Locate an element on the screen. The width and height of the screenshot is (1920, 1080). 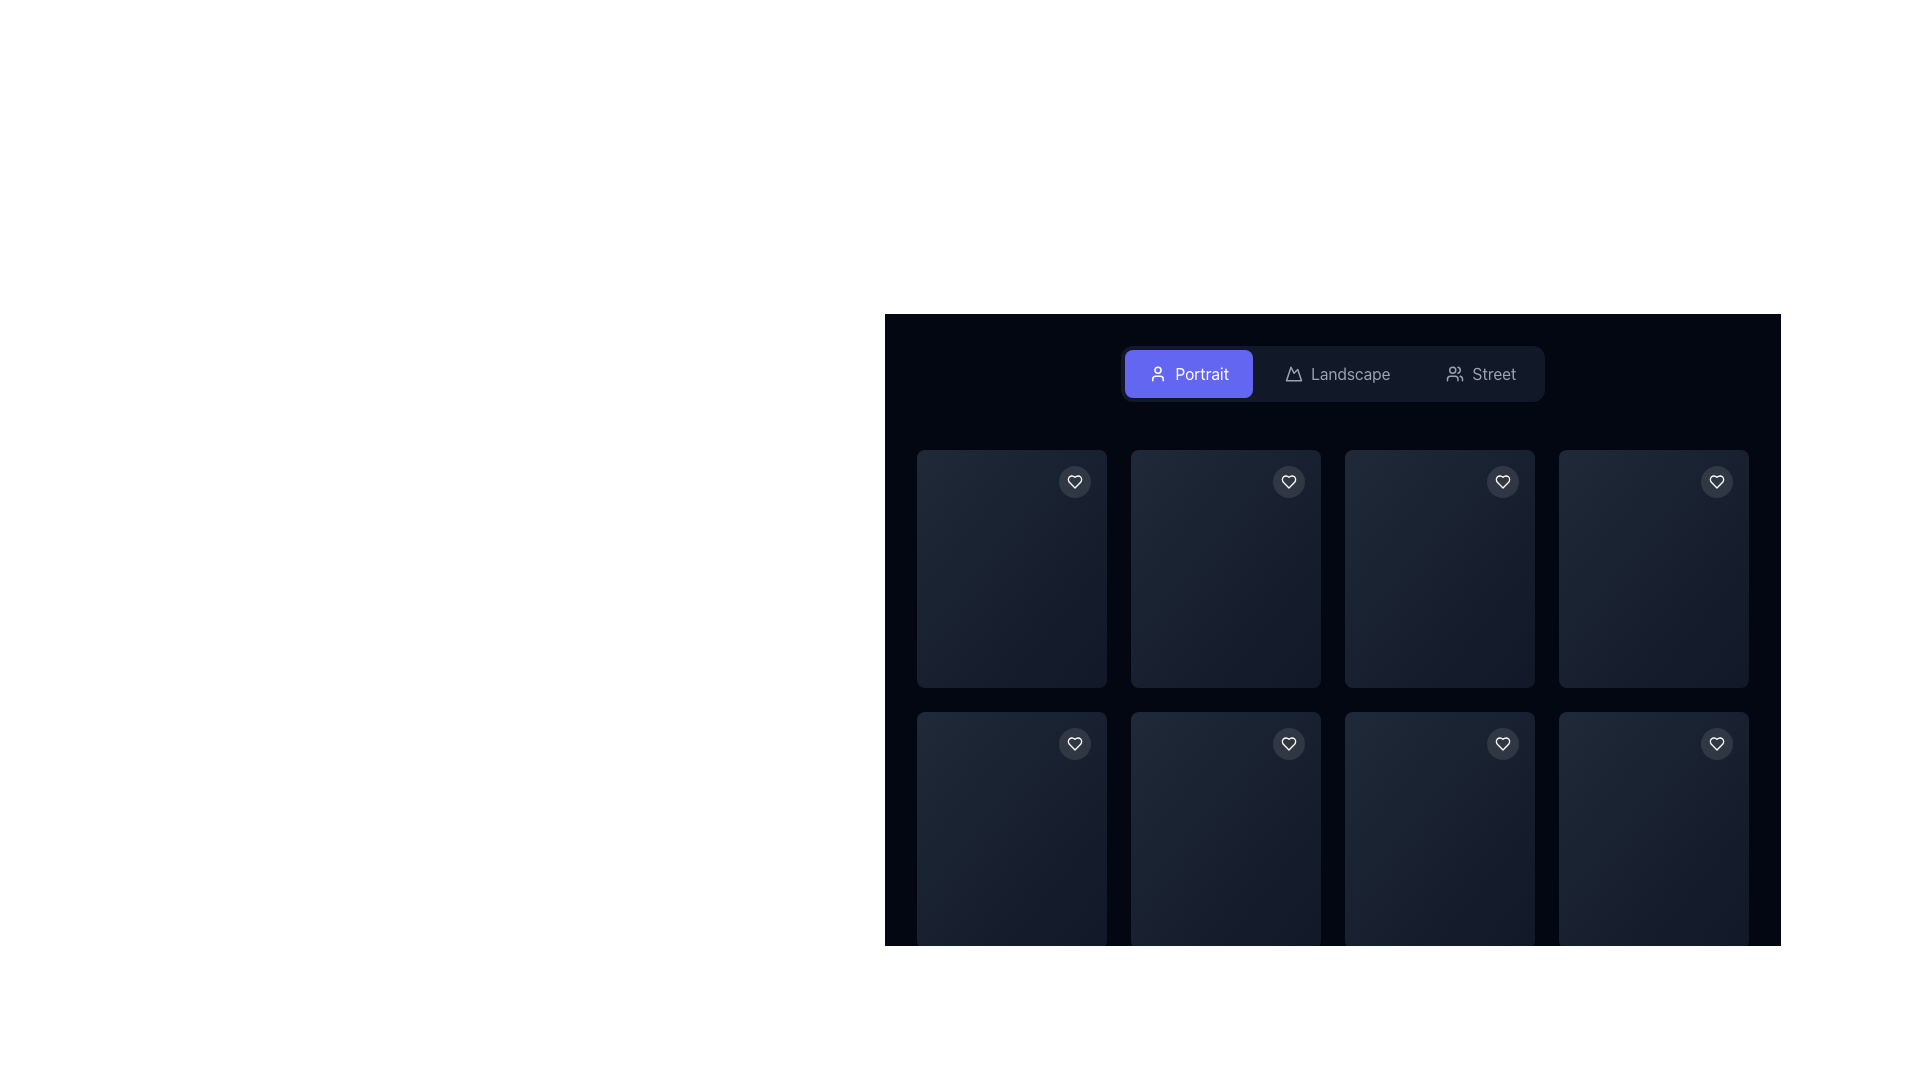
the Interactive icon located in the top-right corner of the vertical card layout is located at coordinates (1502, 743).